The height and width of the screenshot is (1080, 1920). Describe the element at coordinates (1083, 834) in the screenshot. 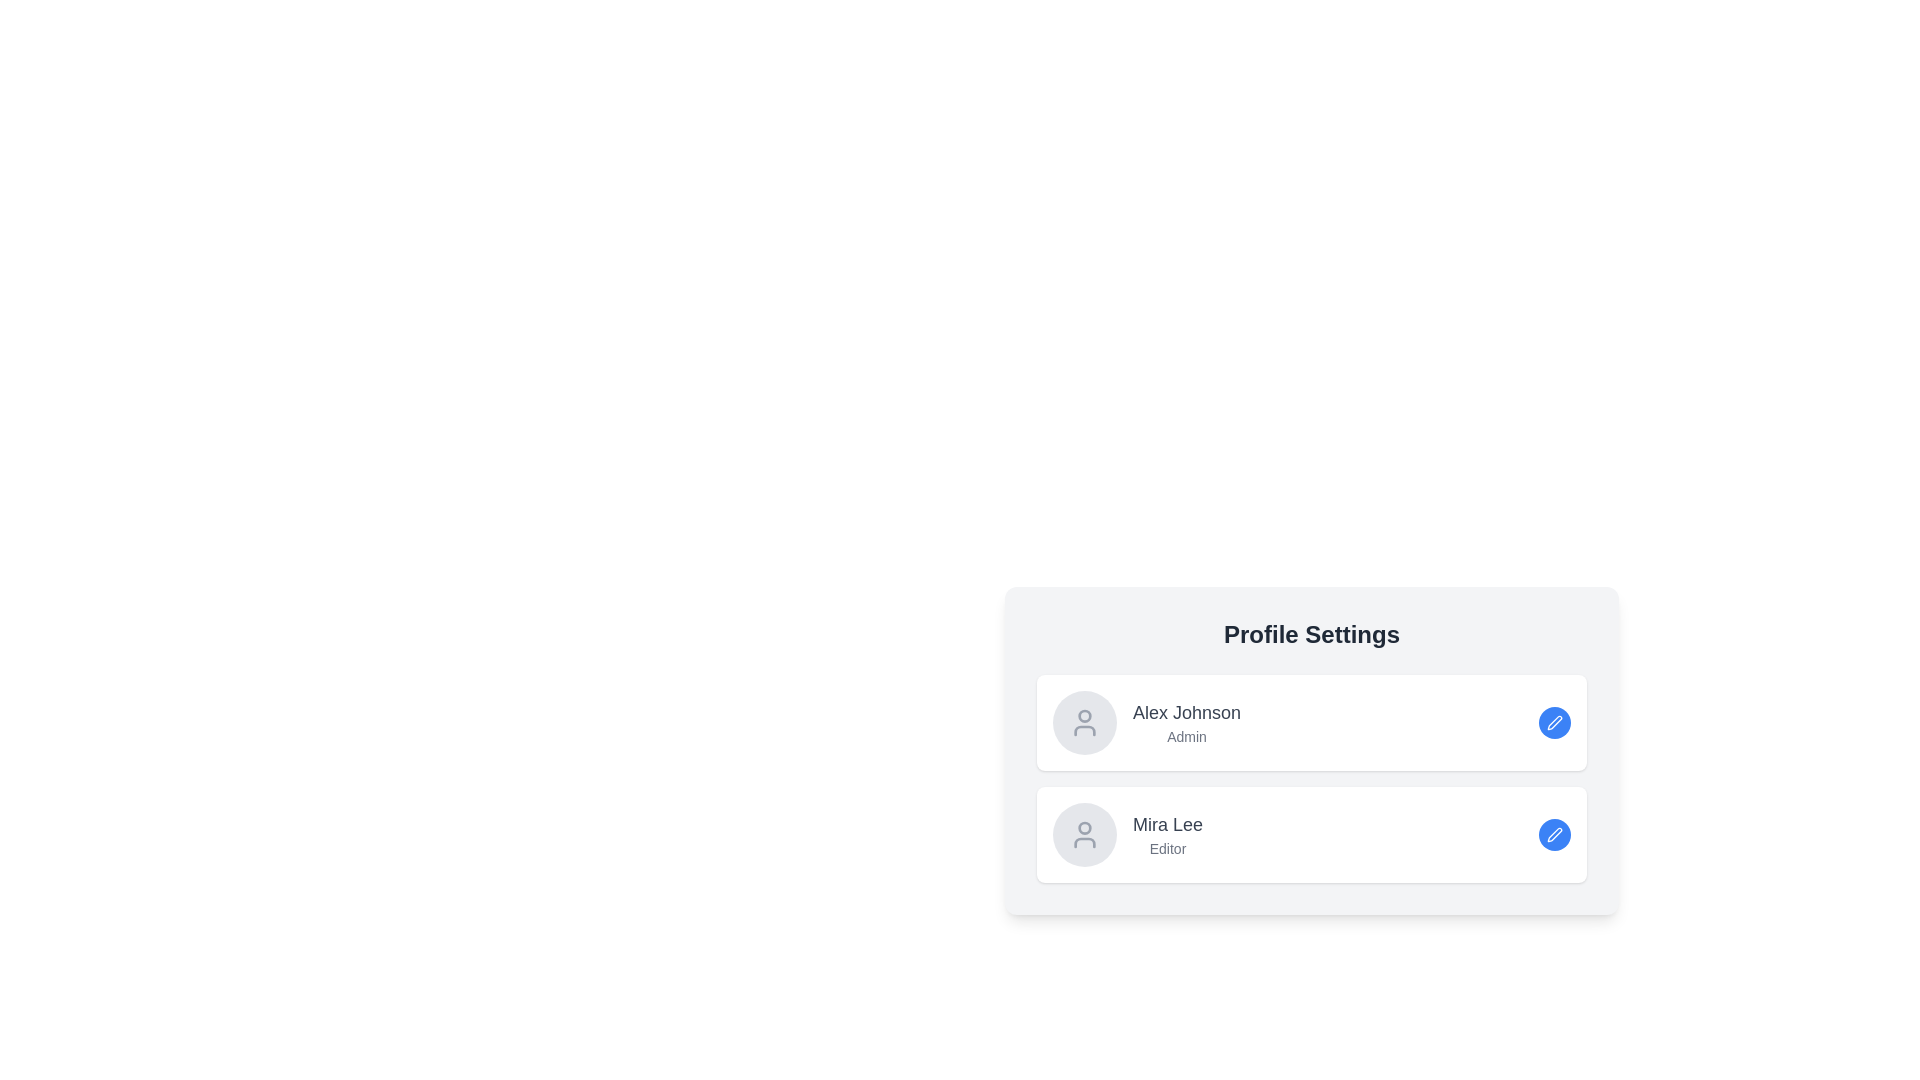

I see `the Avatar Placeholder representing the user 'Mira Lee Editor' in the 'Profile Settings' section, located to the left of the profile card` at that location.